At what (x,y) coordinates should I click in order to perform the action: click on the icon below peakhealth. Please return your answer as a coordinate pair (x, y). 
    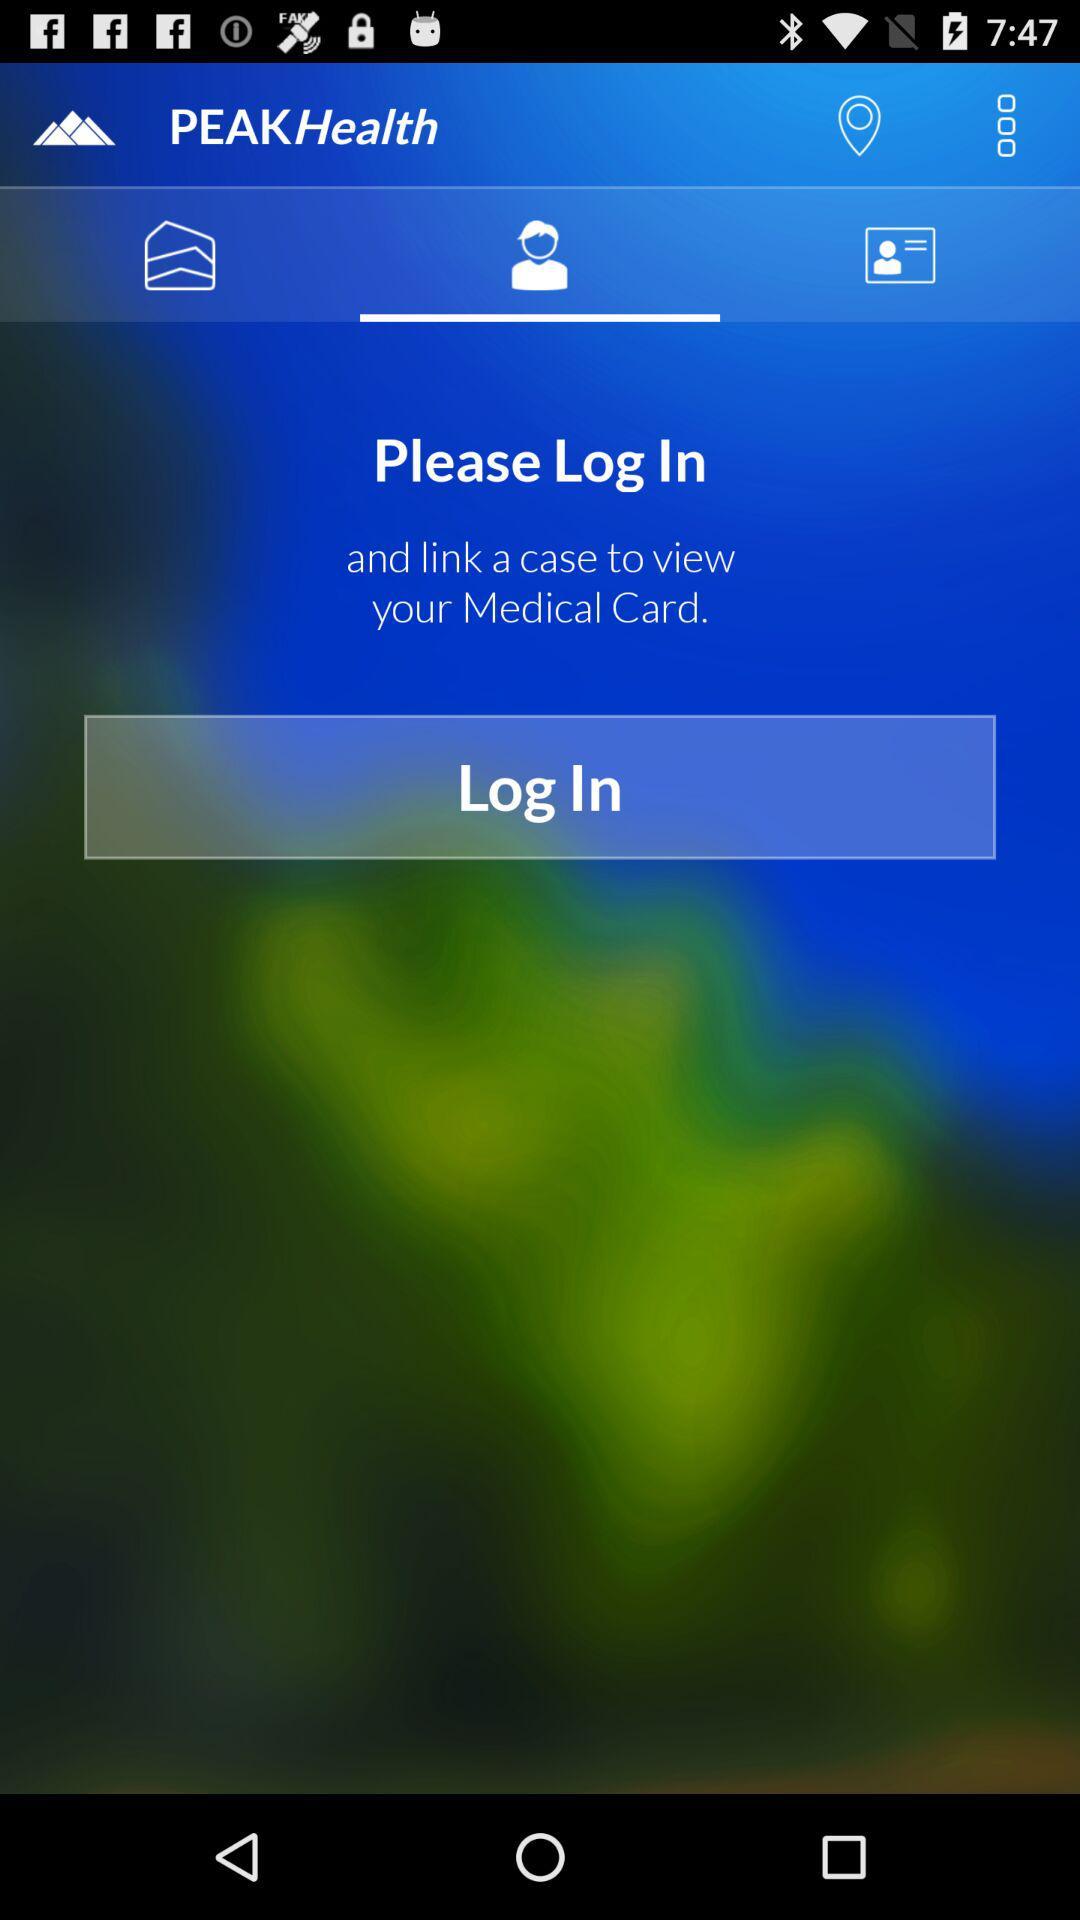
    Looking at the image, I should click on (540, 254).